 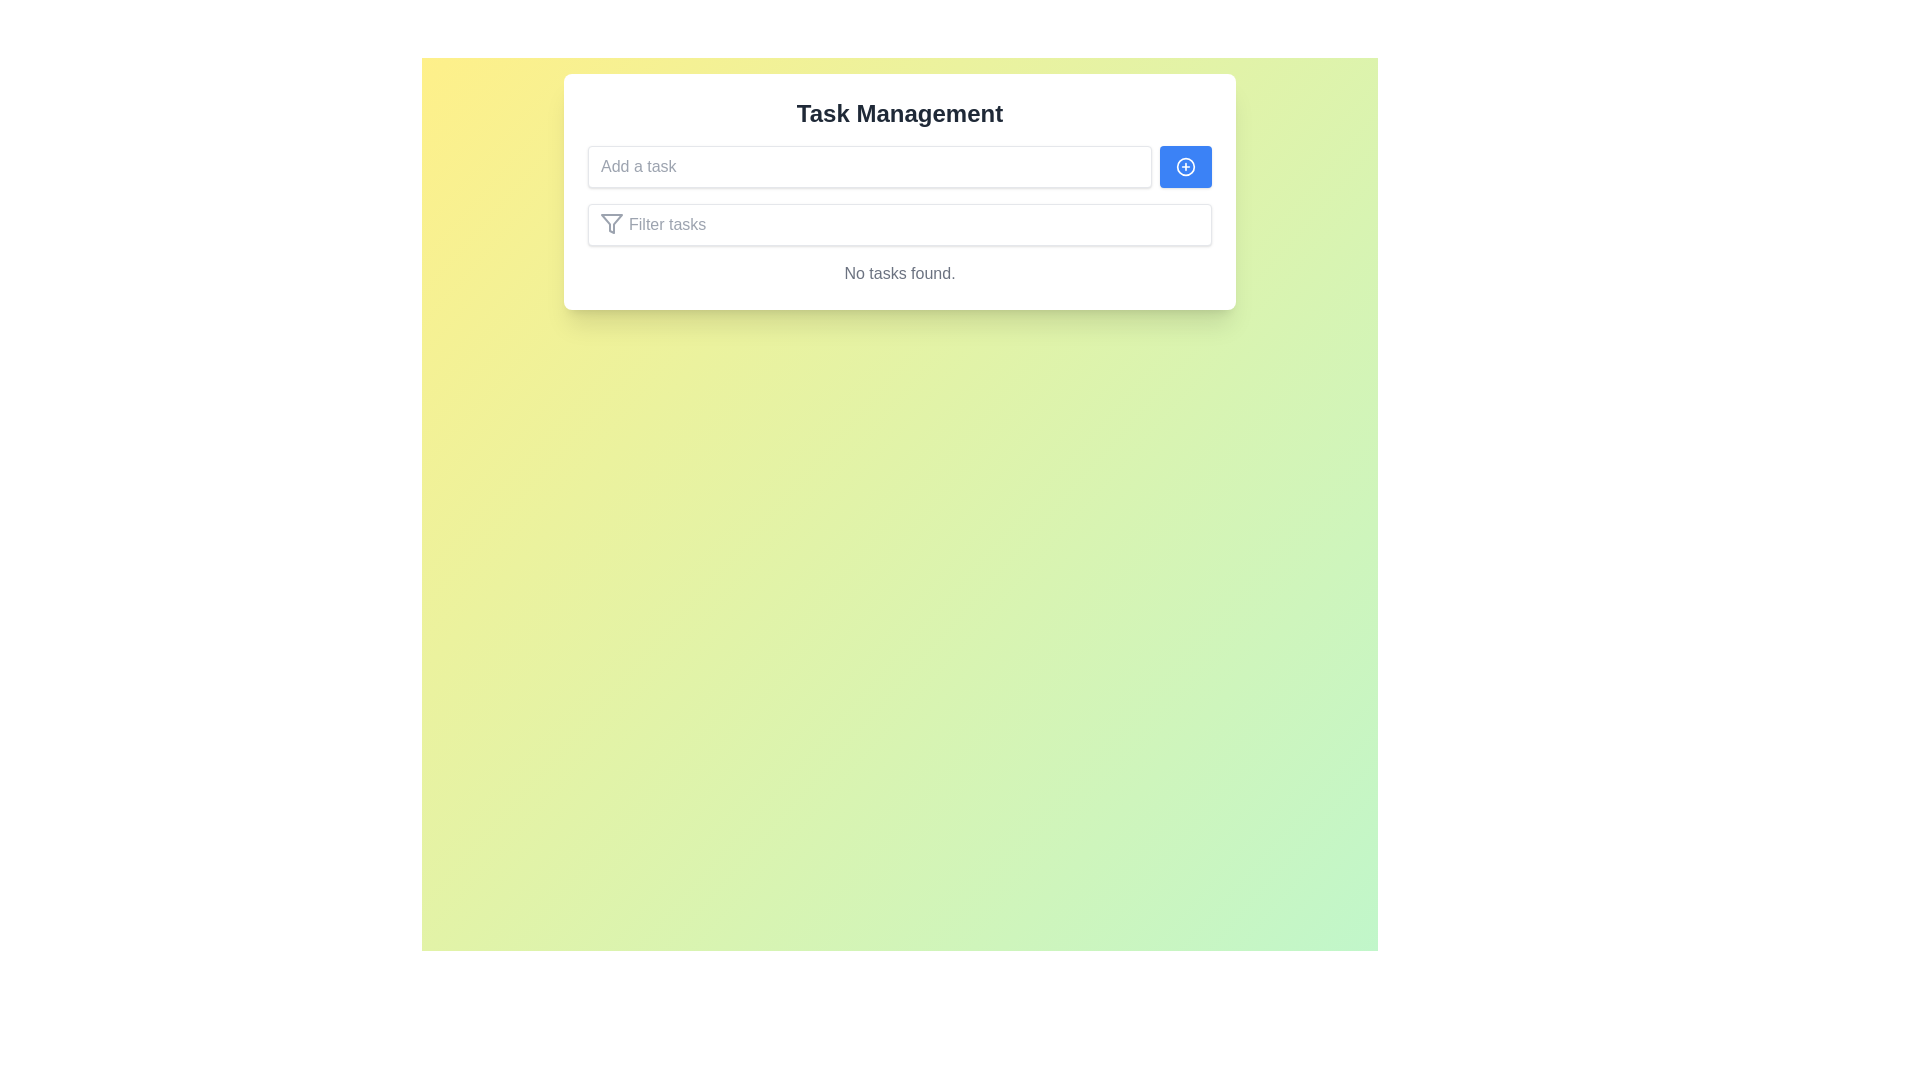 What do you see at coordinates (610, 223) in the screenshot?
I see `the funnel-shaped filter icon with a light gray outline located to the left of the 'Filter tasks' text input field` at bounding box center [610, 223].